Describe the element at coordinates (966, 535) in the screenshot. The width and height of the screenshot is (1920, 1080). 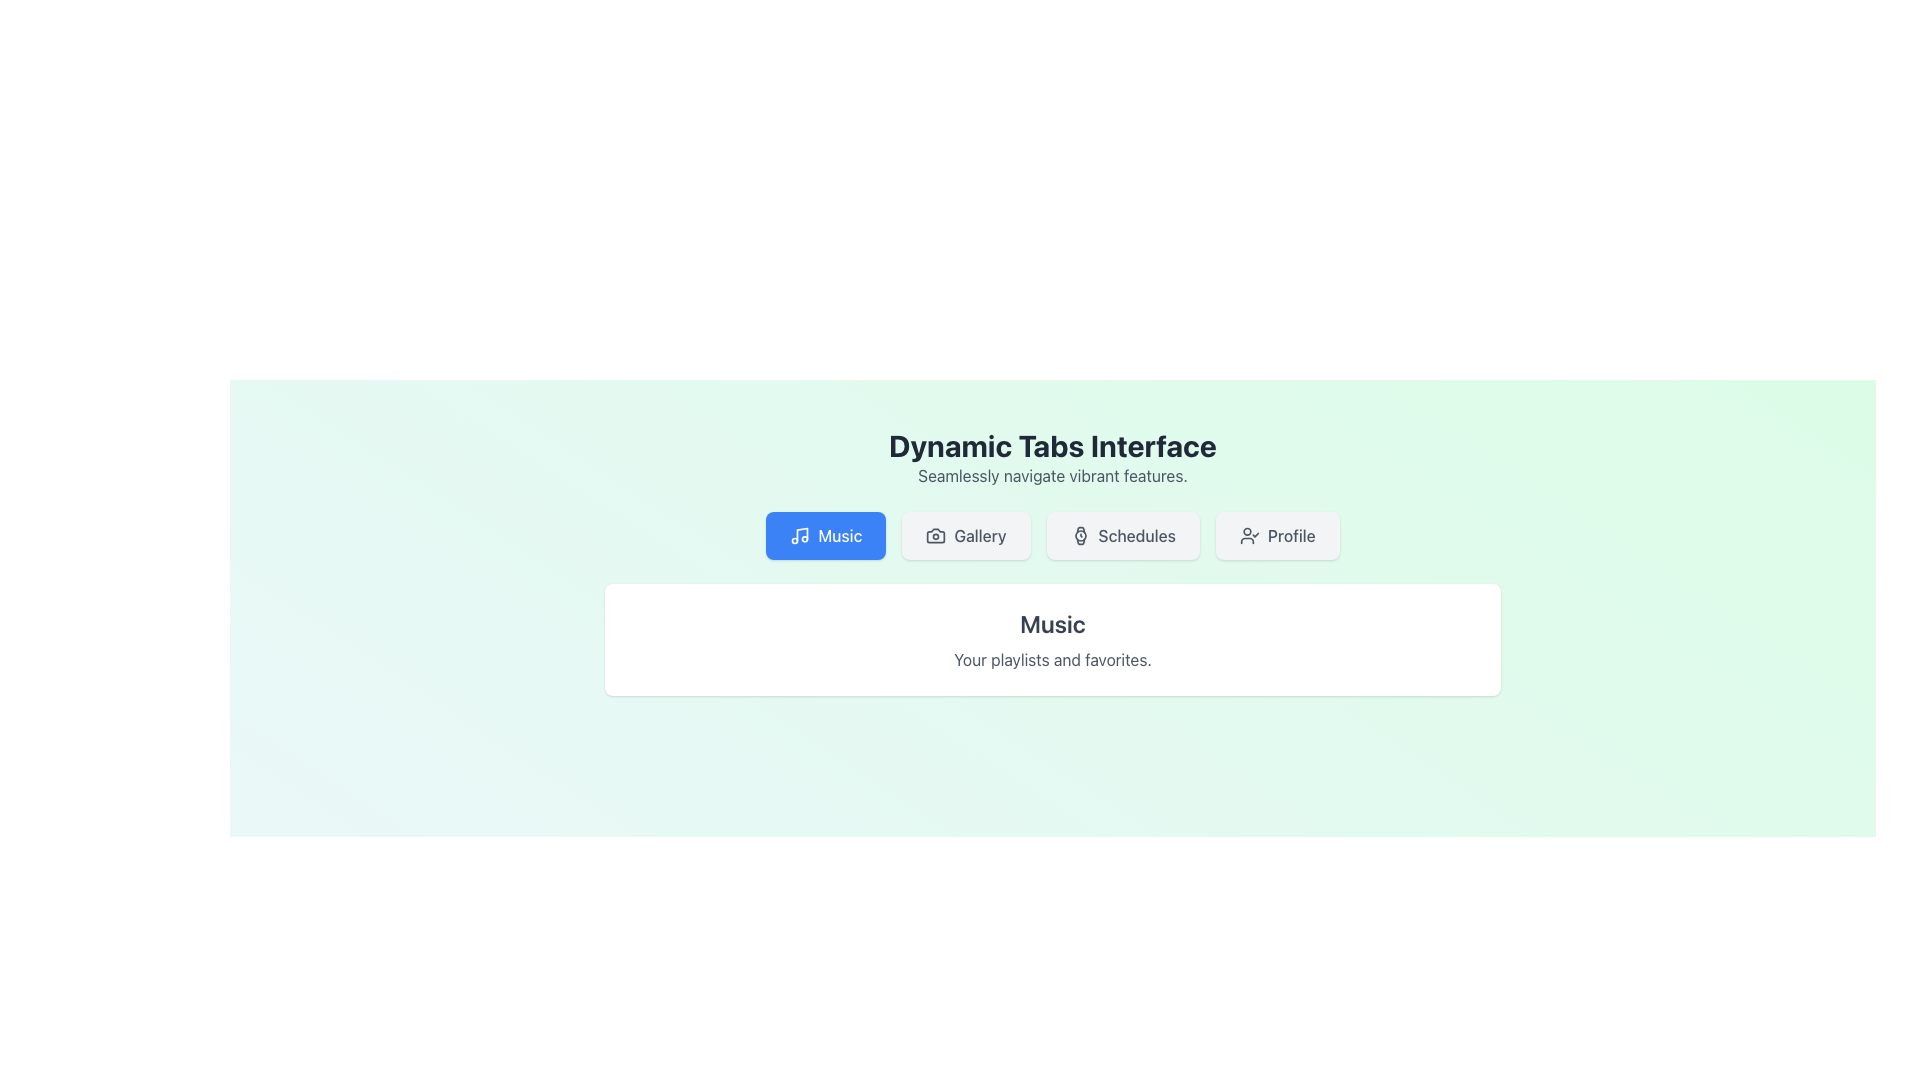
I see `the 'Gallery' button, which has a gray background, rounded corners, a camera icon on the left, and is positioned between the 'Music' and 'Schedules' buttons` at that location.